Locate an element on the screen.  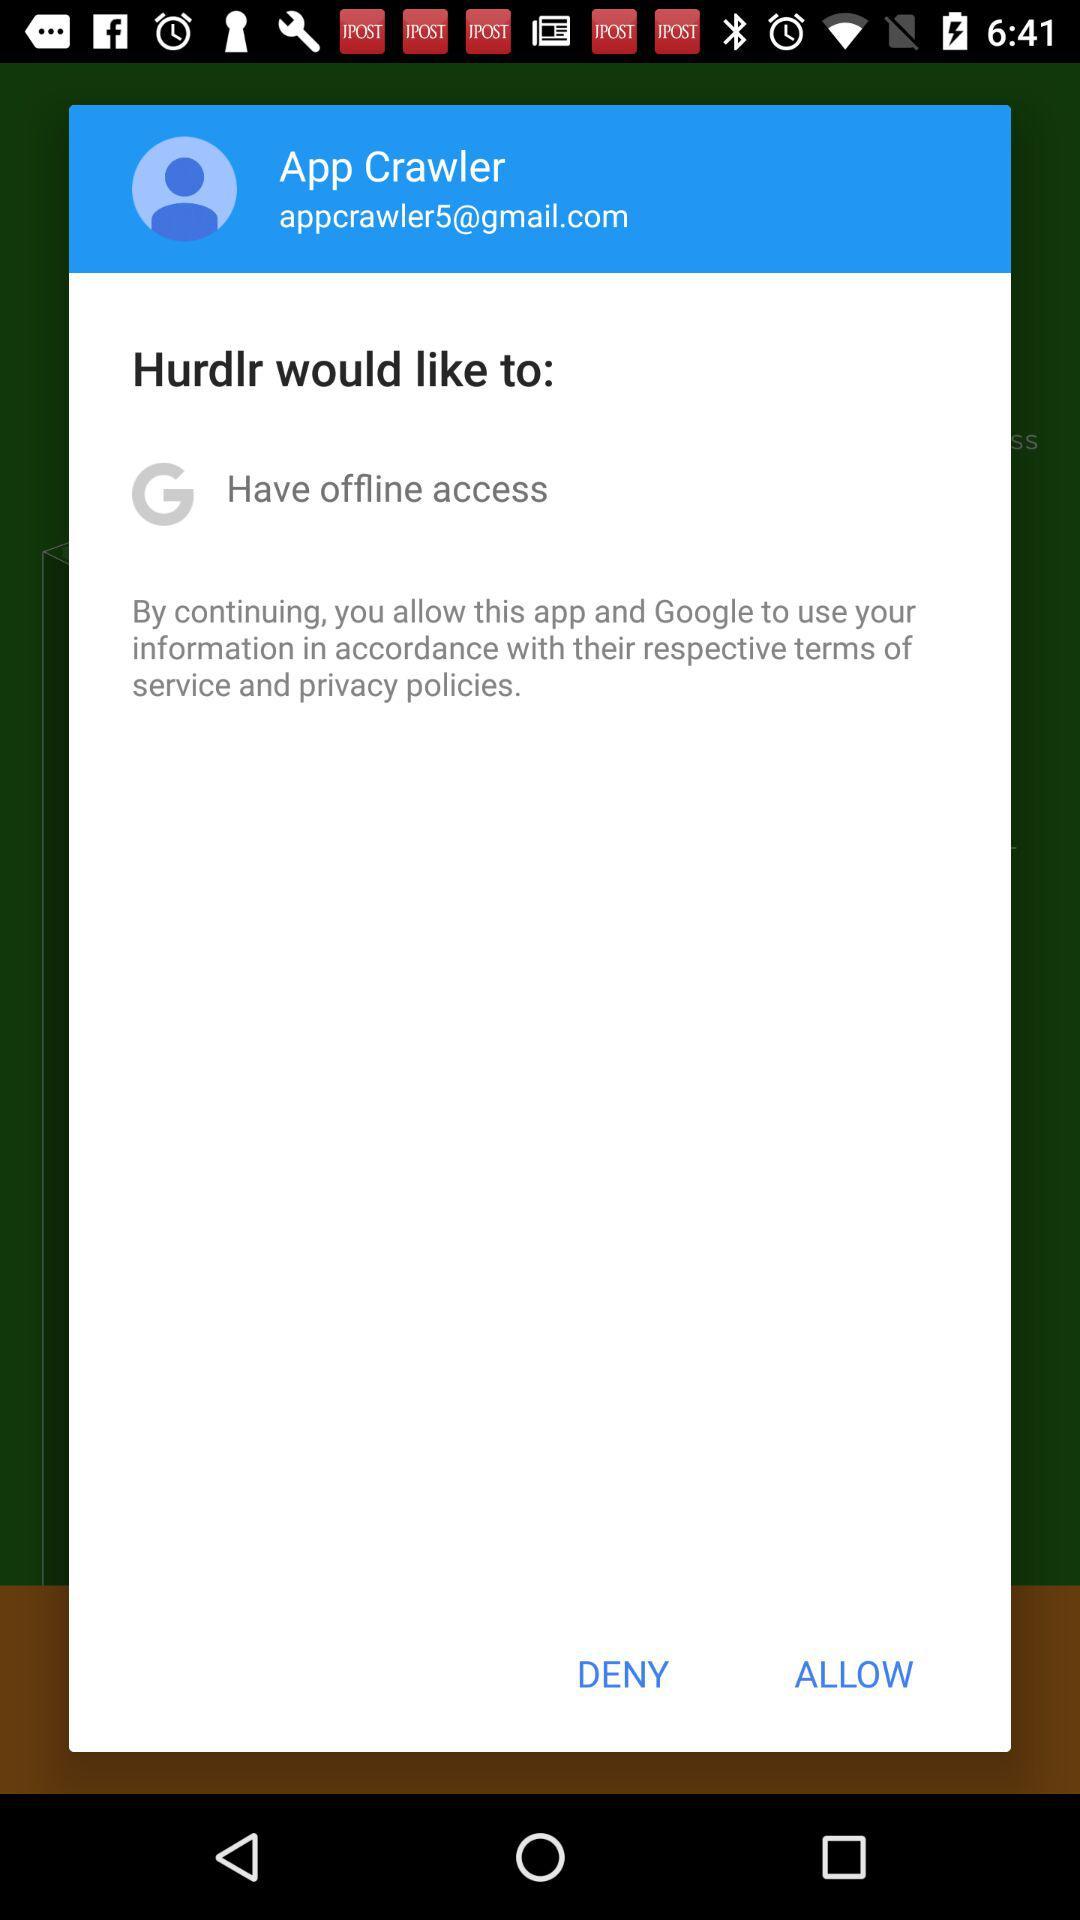
the button to the left of allow item is located at coordinates (621, 1673).